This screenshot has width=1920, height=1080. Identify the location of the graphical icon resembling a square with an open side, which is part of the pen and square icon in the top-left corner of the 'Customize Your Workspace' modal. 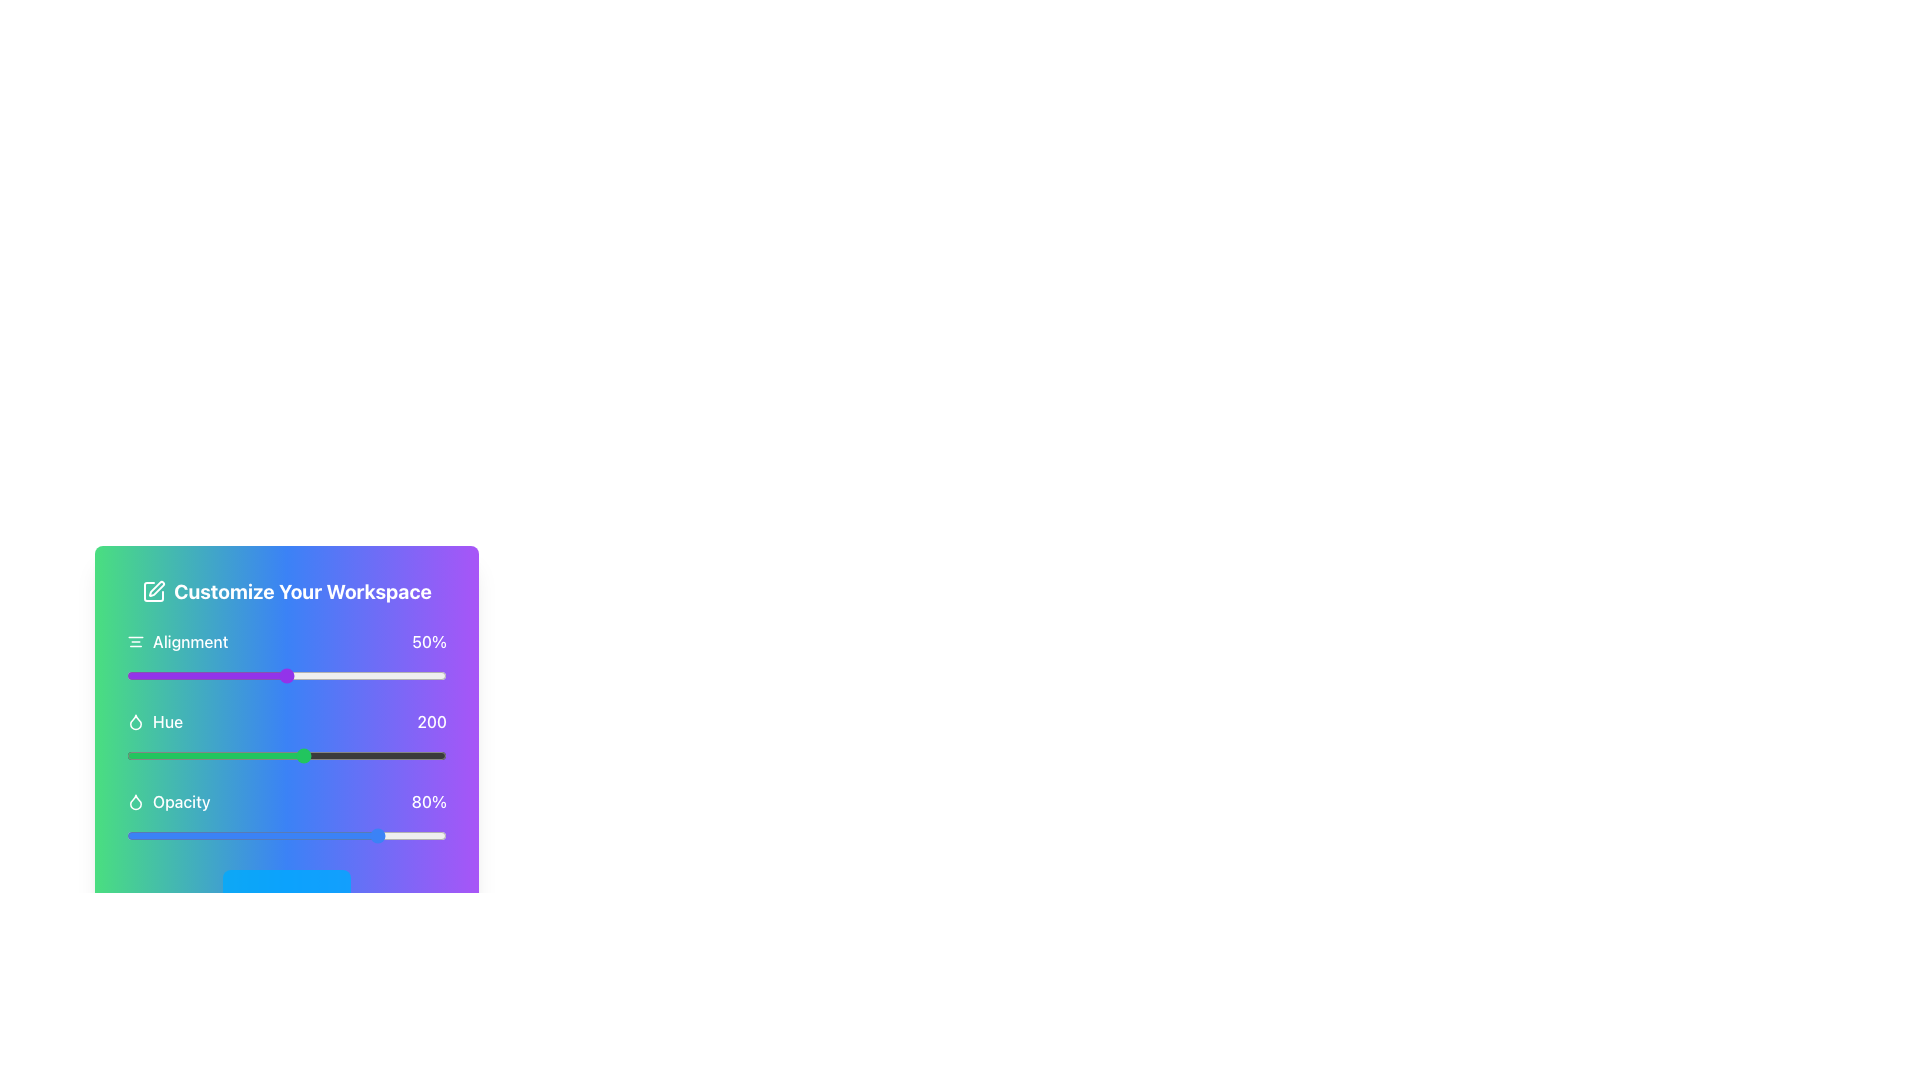
(153, 590).